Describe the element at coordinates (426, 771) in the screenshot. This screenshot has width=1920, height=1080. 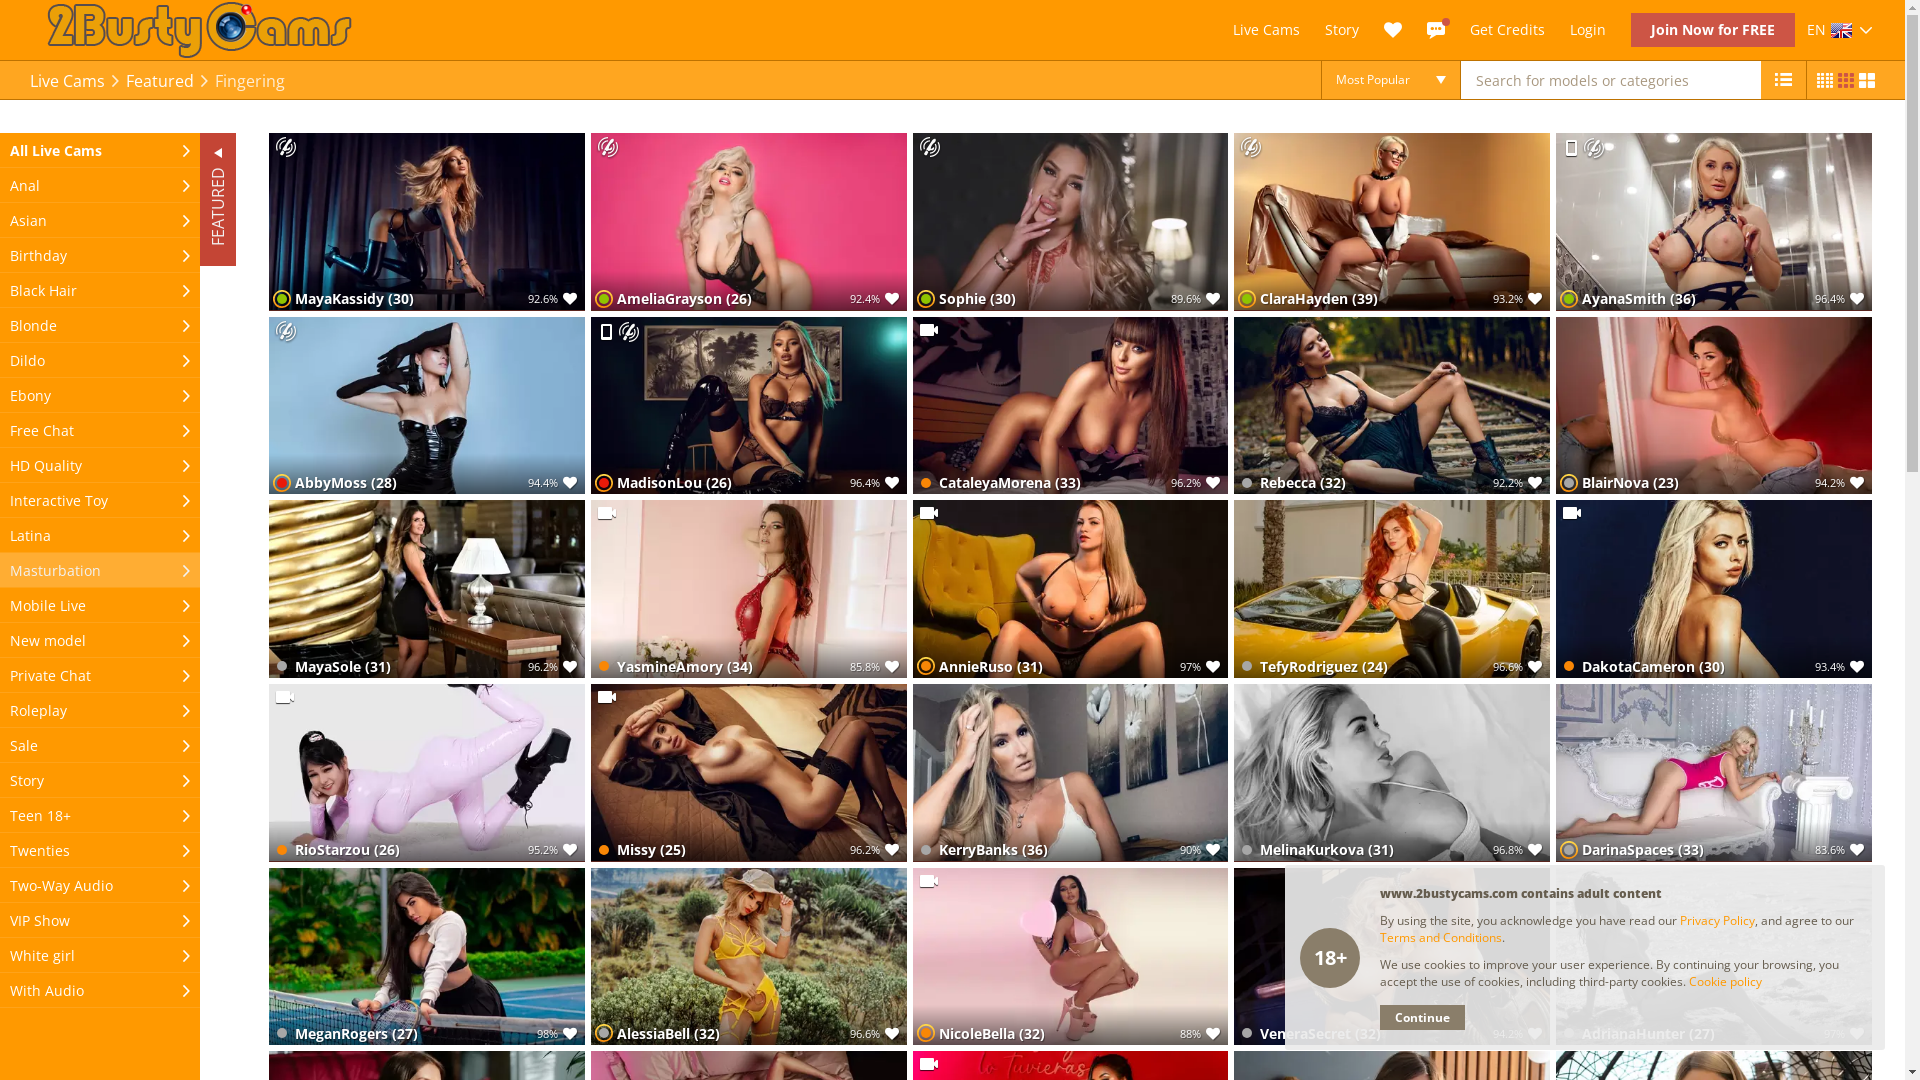
I see `'RioStarzou (26)` at that location.